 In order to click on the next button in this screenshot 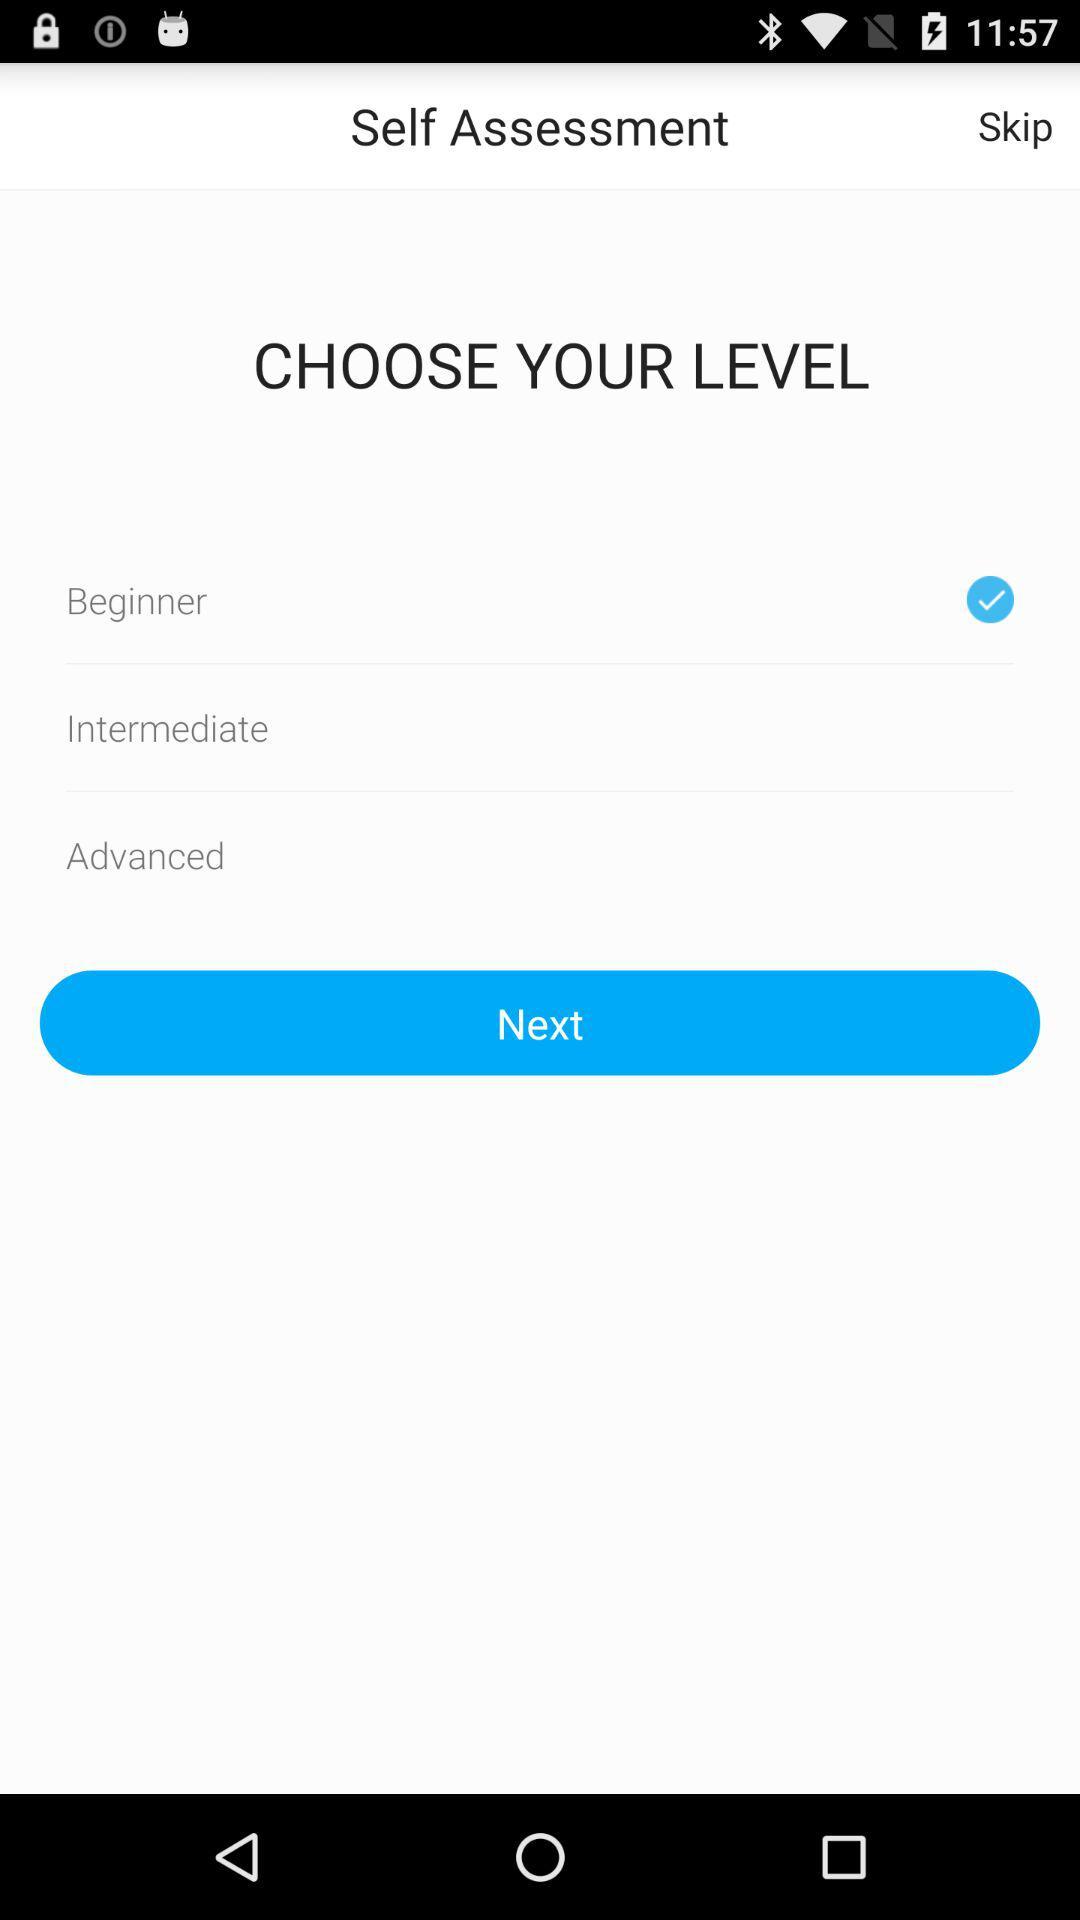, I will do `click(540, 1022)`.